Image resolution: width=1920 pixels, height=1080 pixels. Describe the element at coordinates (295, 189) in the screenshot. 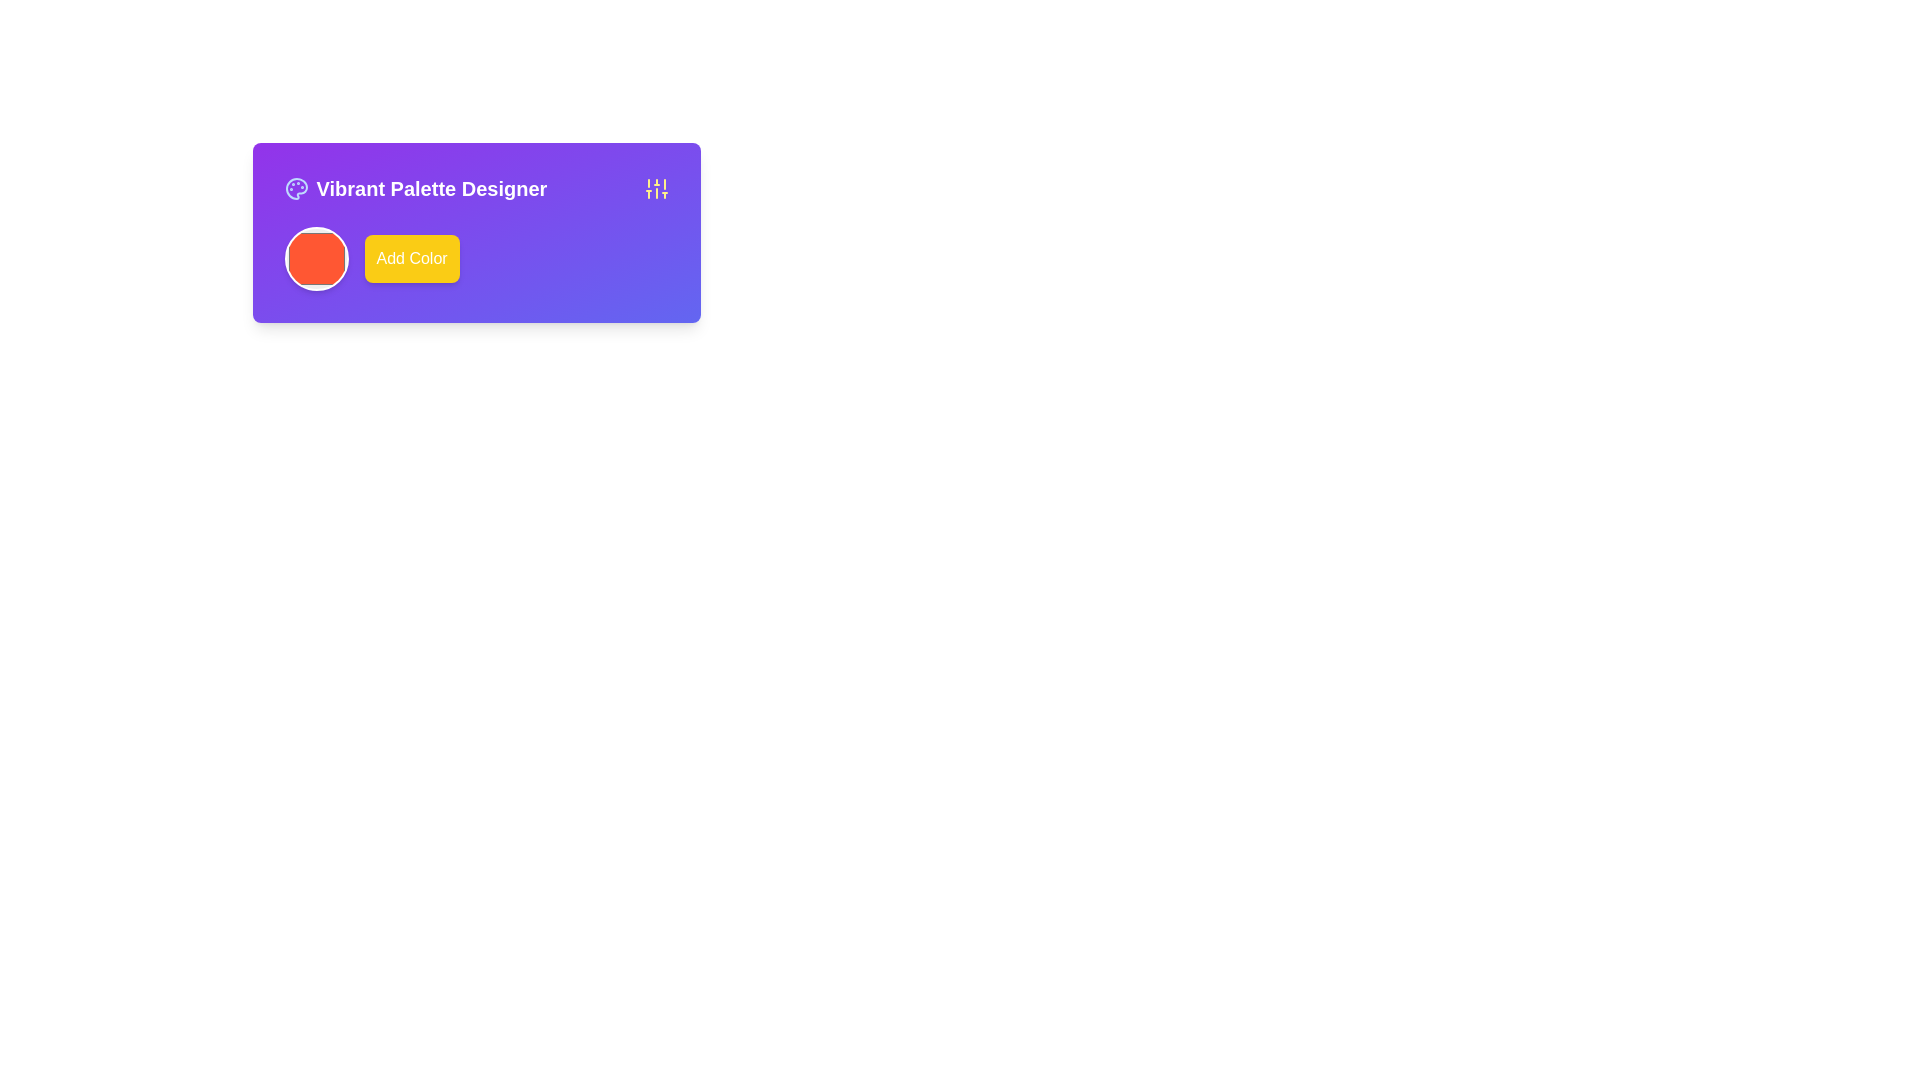

I see `the decorative icon positioned to the left of the title 'Vibrant Palette Designer' in the header section, which visually represents the theme of color design` at that location.